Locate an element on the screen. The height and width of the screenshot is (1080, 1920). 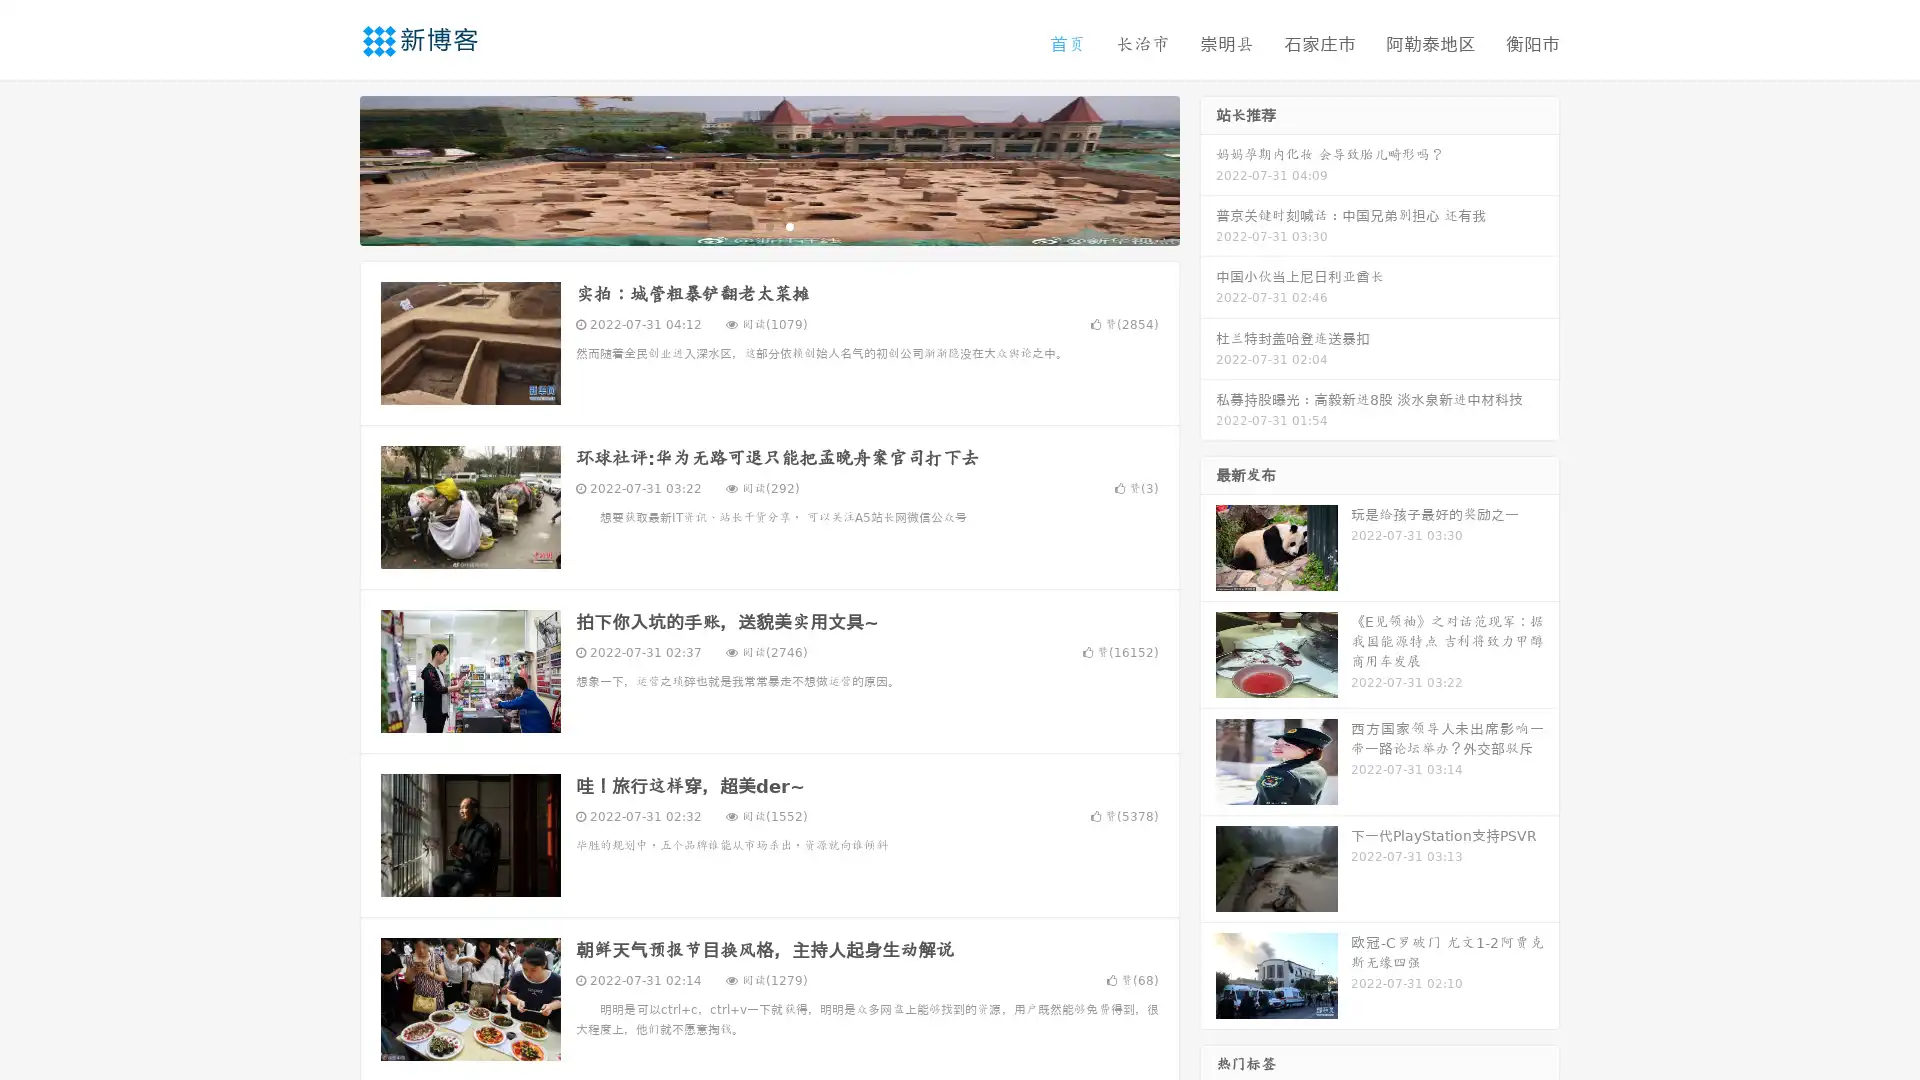
Next slide is located at coordinates (1208, 168).